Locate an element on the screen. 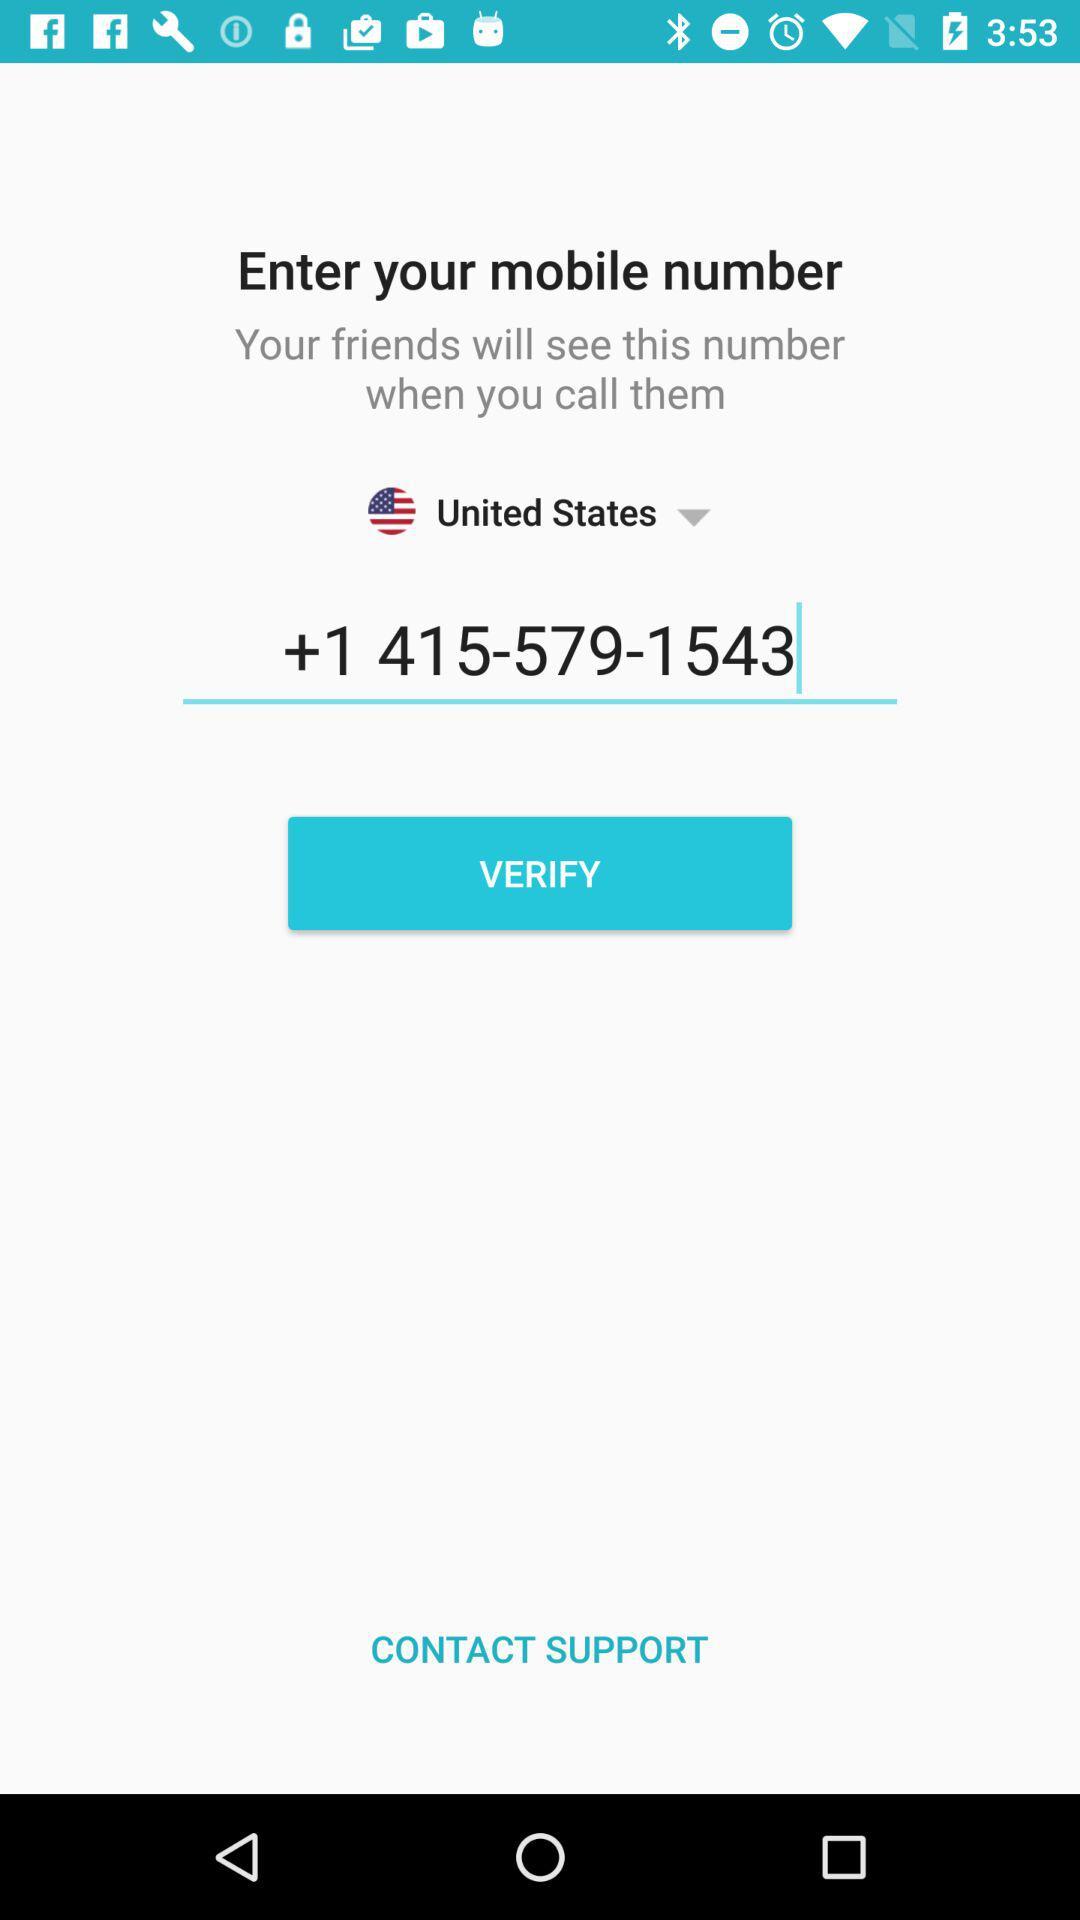 This screenshot has width=1080, height=1920. verify is located at coordinates (540, 873).